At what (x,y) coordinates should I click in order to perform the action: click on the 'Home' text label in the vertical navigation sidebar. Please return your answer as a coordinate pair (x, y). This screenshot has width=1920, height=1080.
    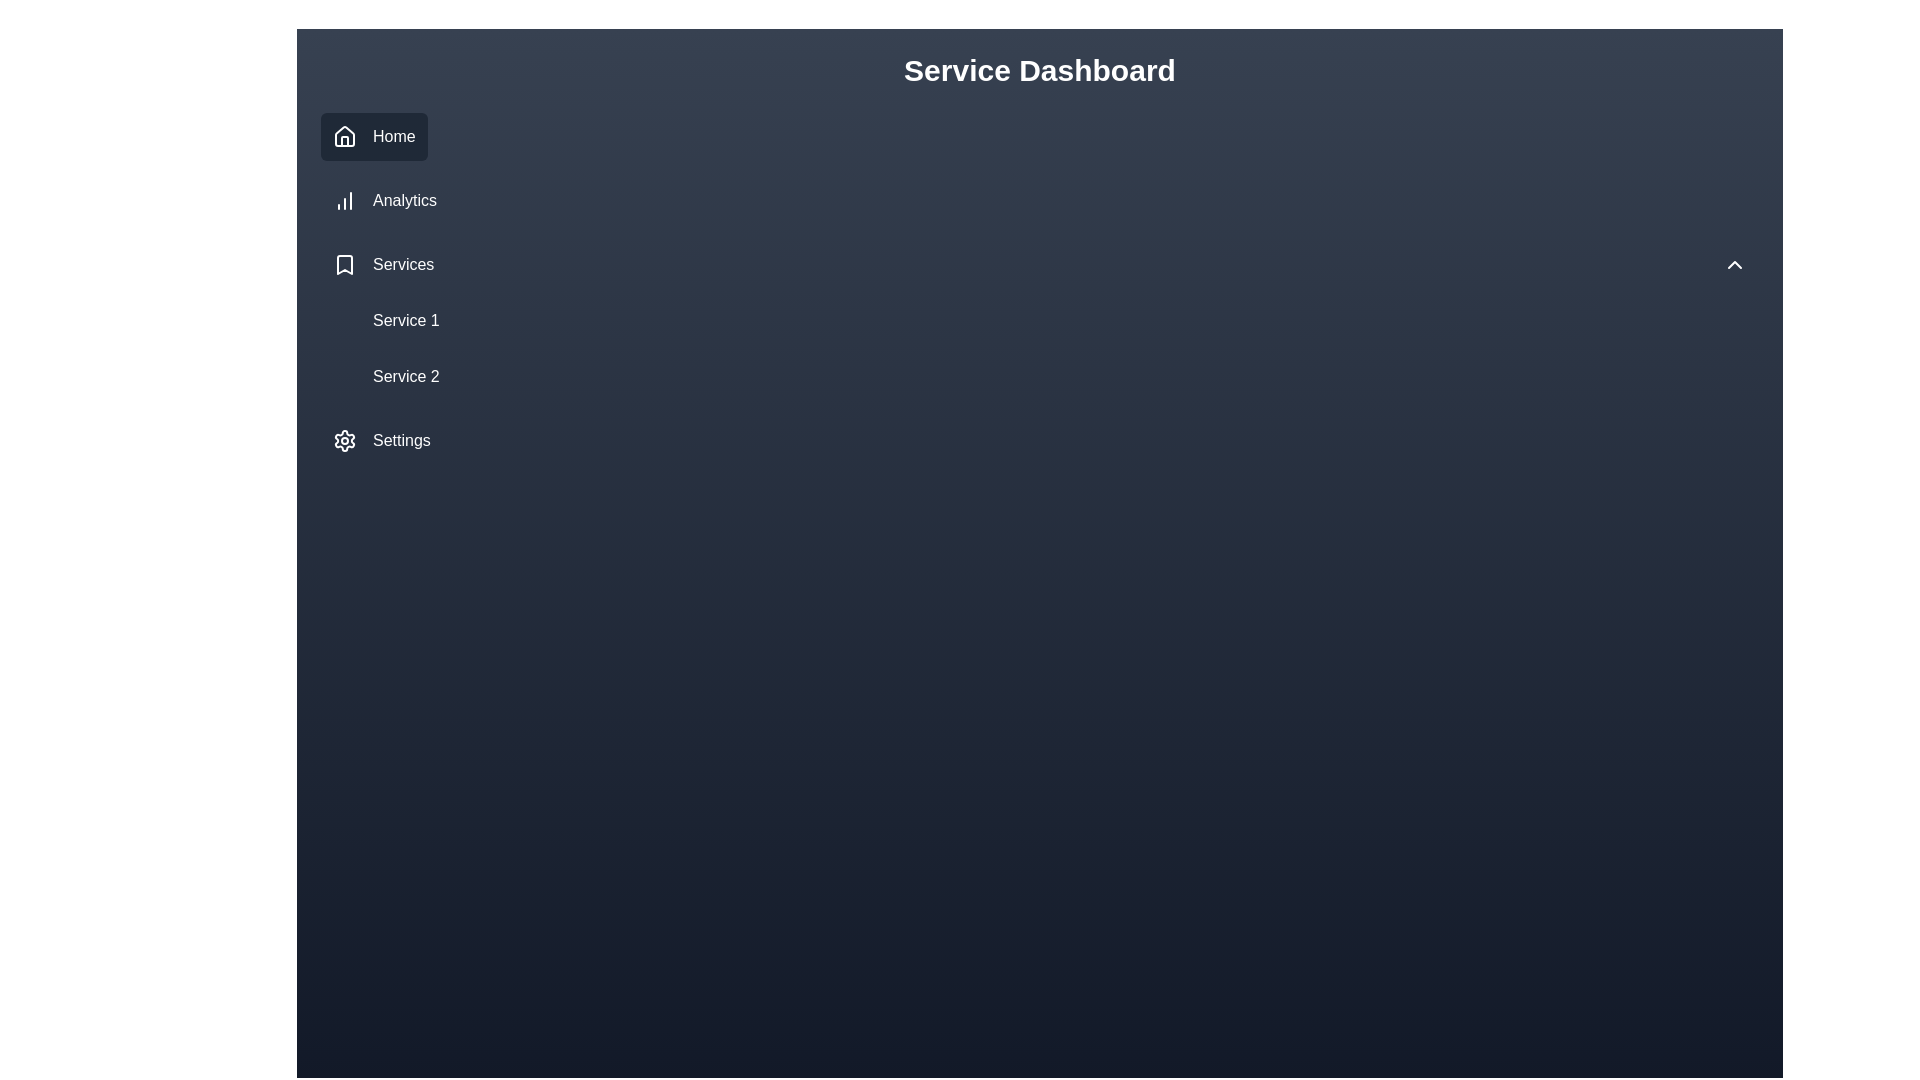
    Looking at the image, I should click on (394, 136).